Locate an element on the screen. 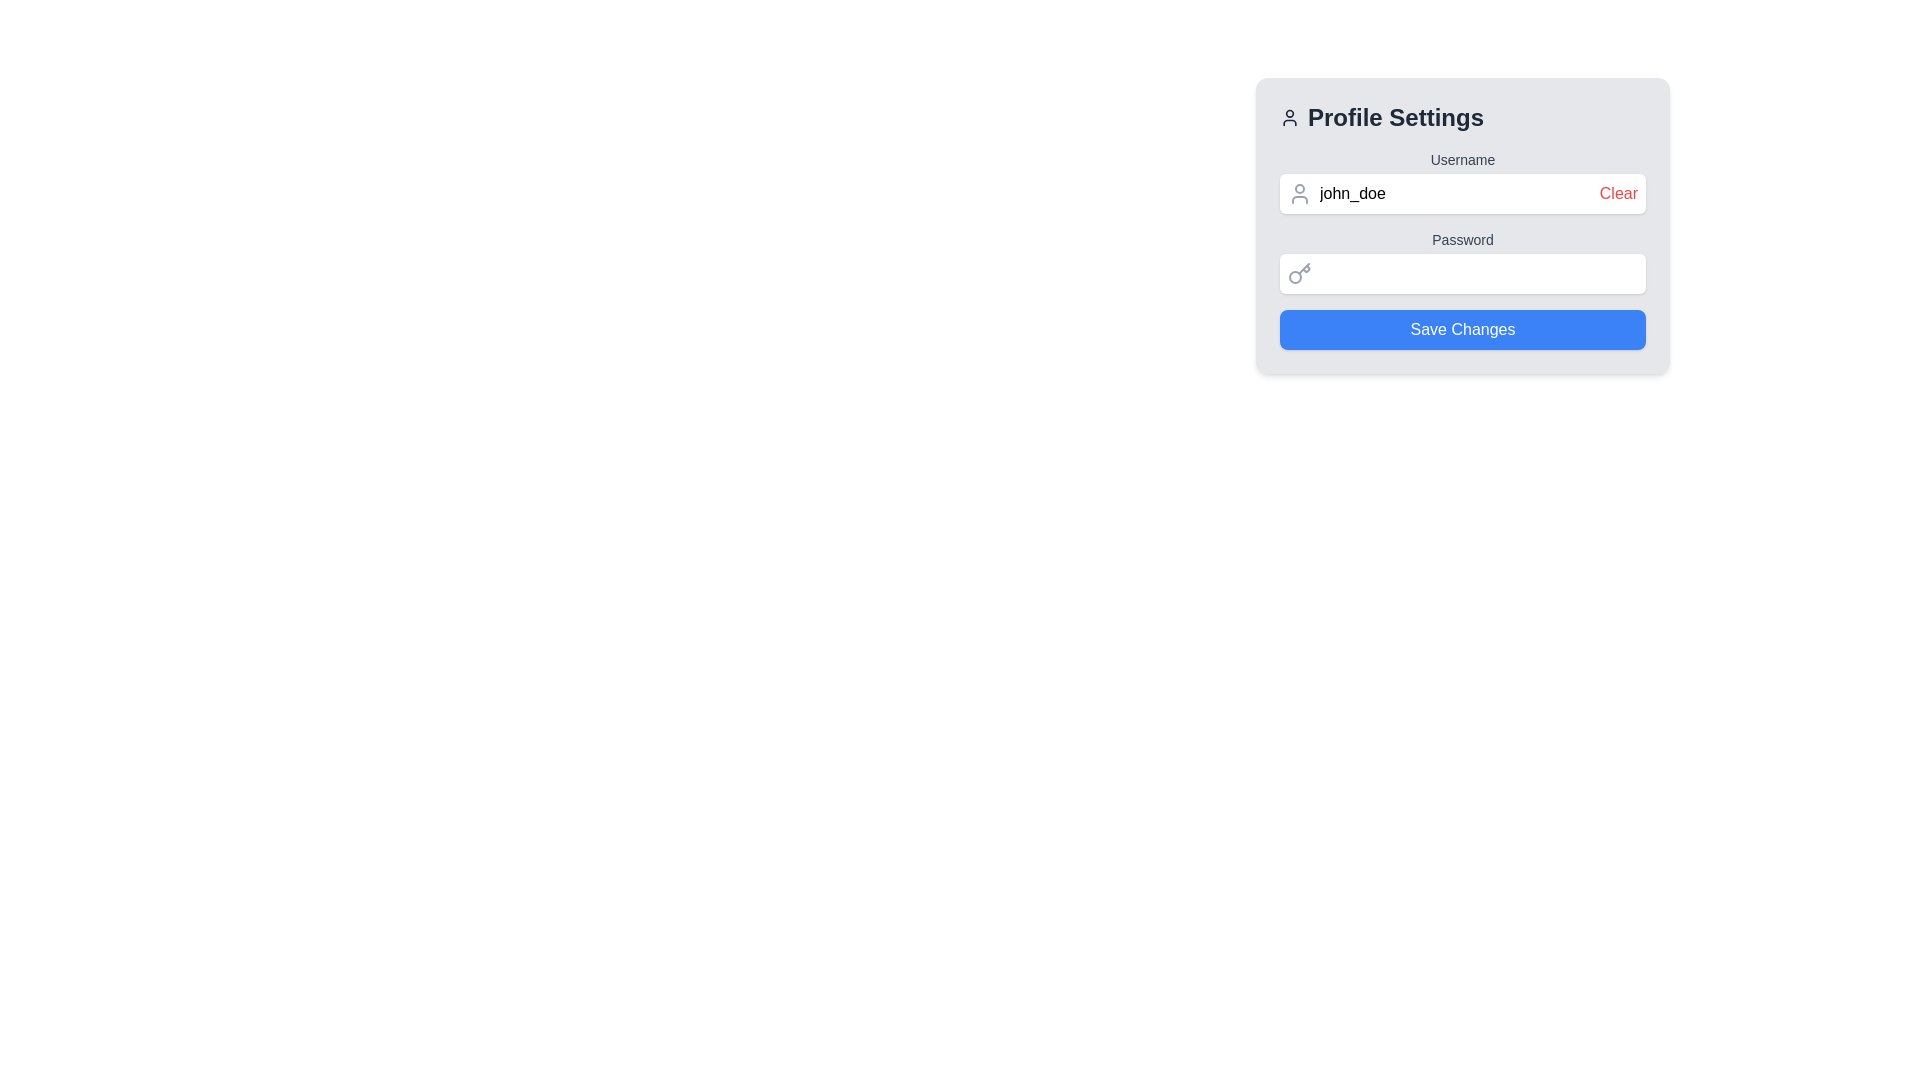 The height and width of the screenshot is (1080, 1920). the Text Label at the top of the form card, which indicates the purpose of the fields and actions below is located at coordinates (1463, 118).